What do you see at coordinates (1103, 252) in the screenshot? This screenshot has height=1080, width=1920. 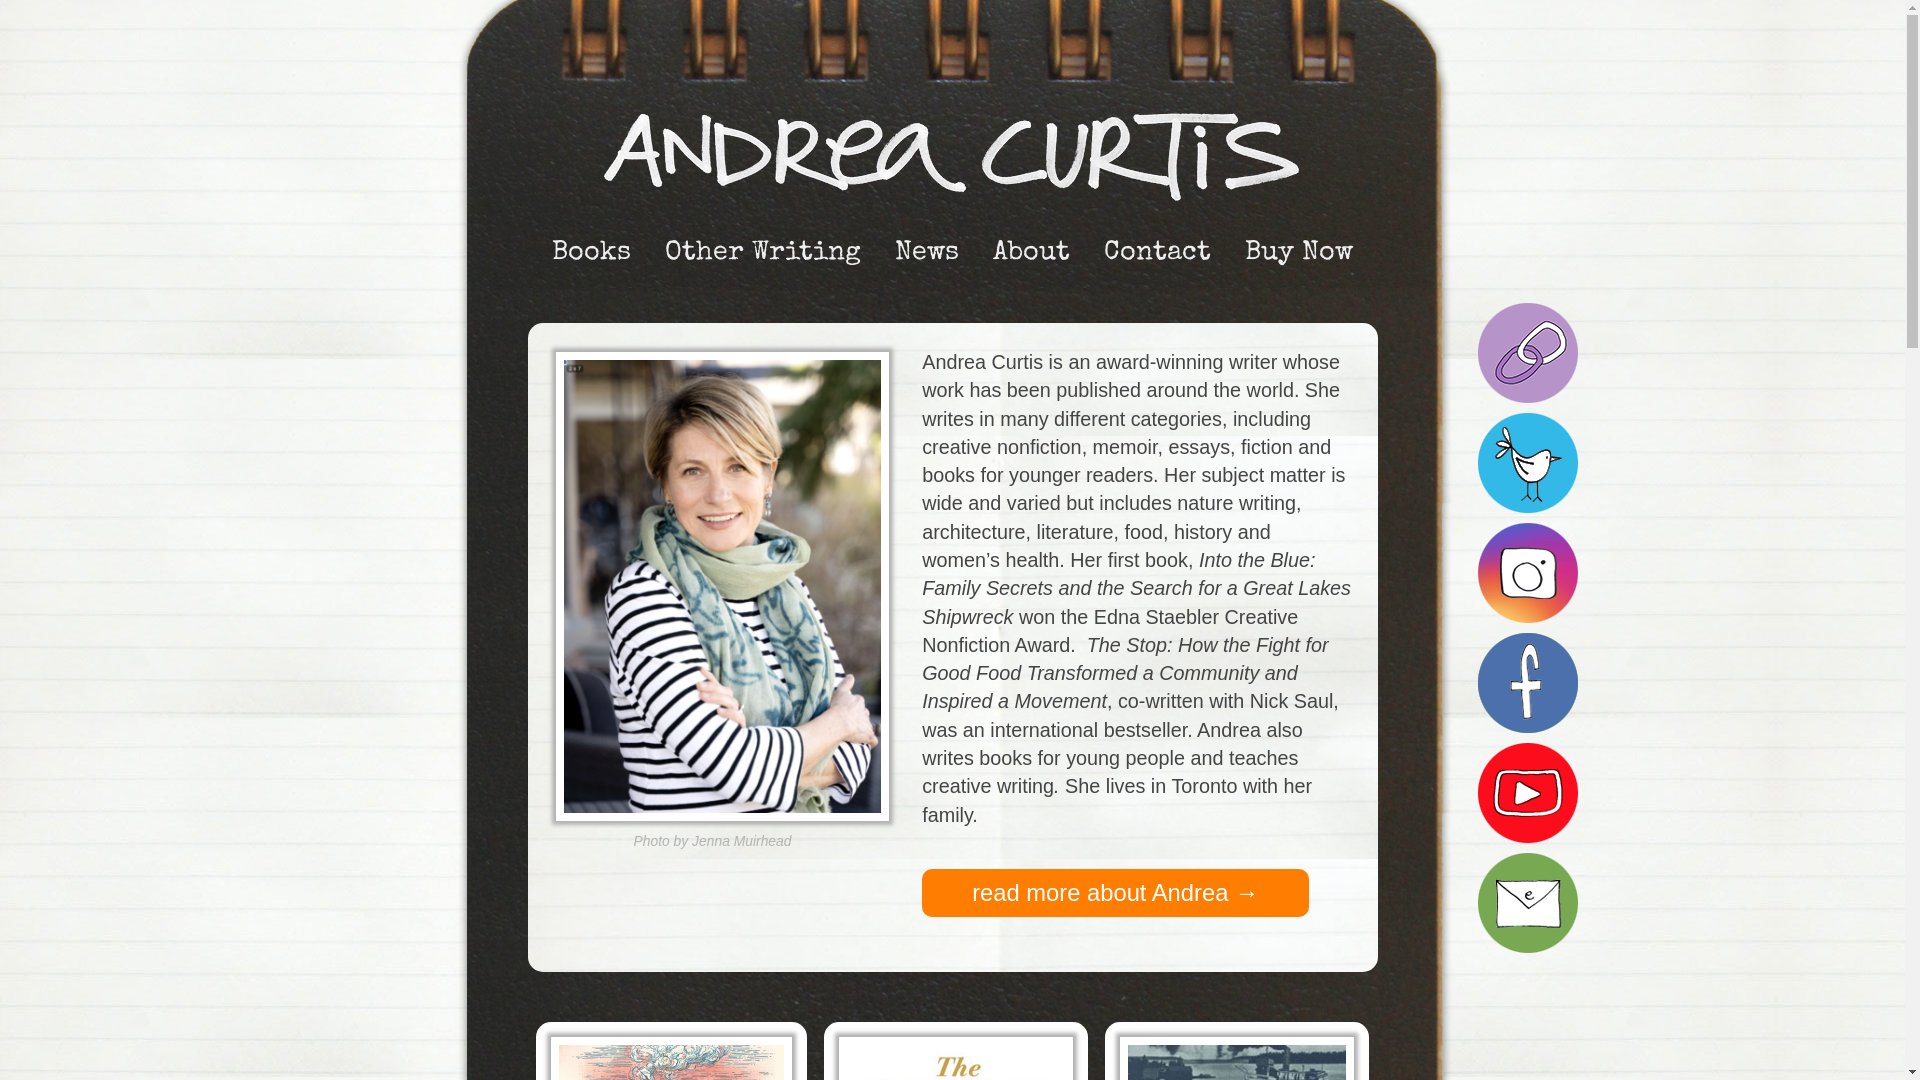 I see `'Contact'` at bounding box center [1103, 252].